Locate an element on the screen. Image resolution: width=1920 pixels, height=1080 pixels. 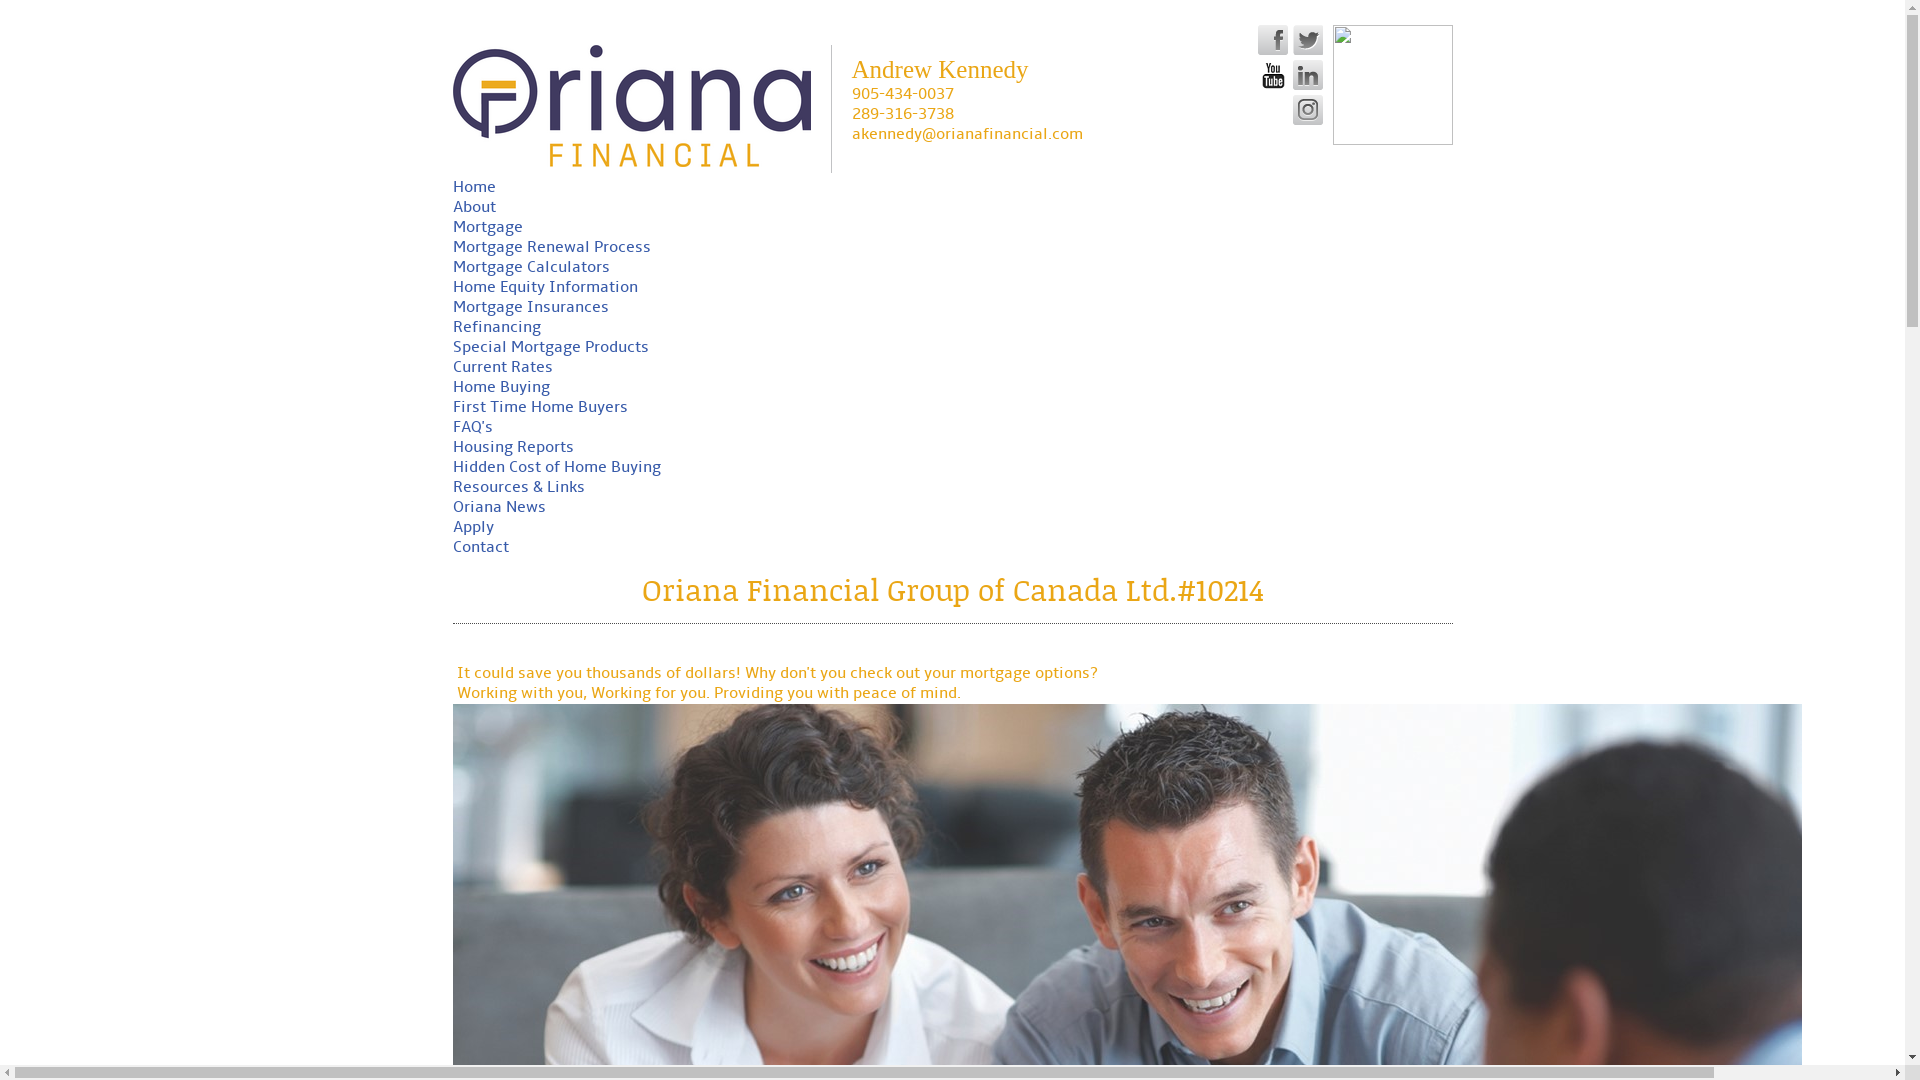
'About' is located at coordinates (472, 208).